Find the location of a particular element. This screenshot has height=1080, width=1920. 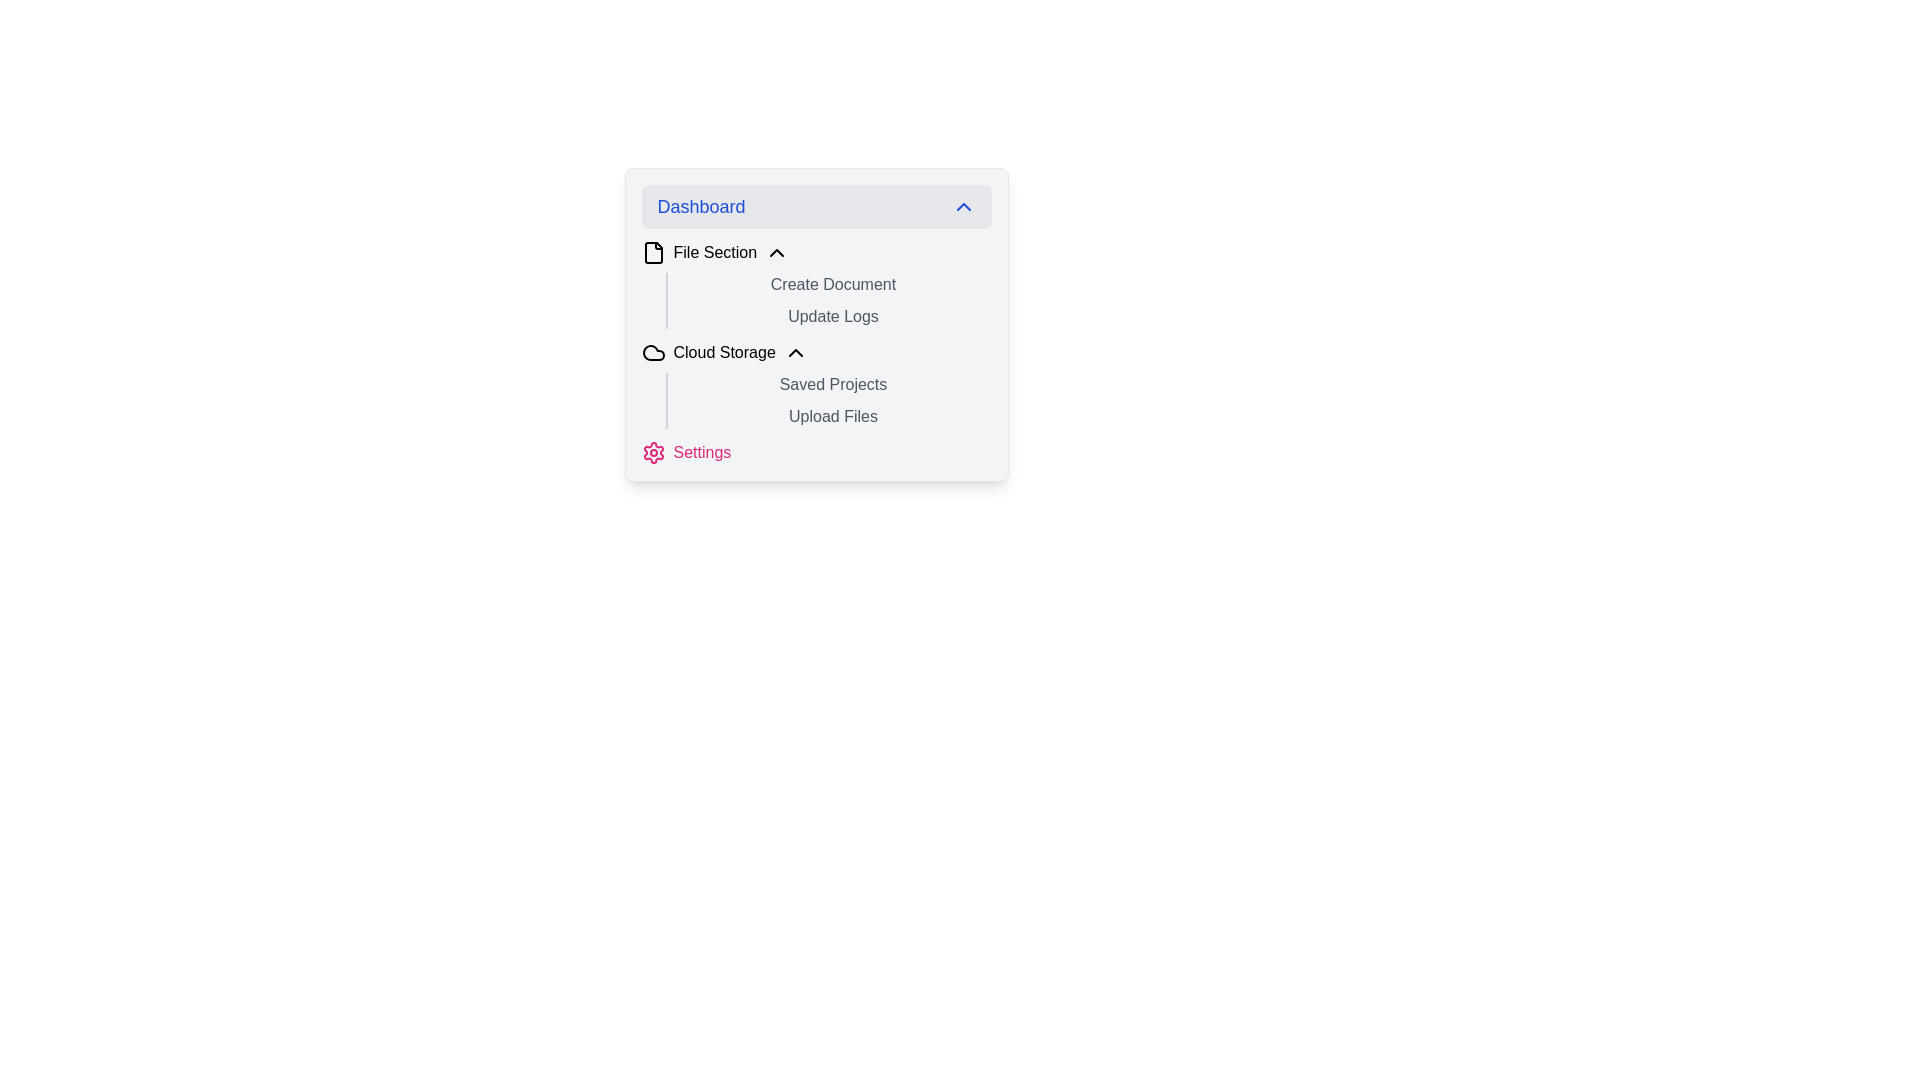

the 'File Section' icon located to the left of the 'File Section' text within the dropdown panel under the 'Dashboard' header is located at coordinates (653, 252).